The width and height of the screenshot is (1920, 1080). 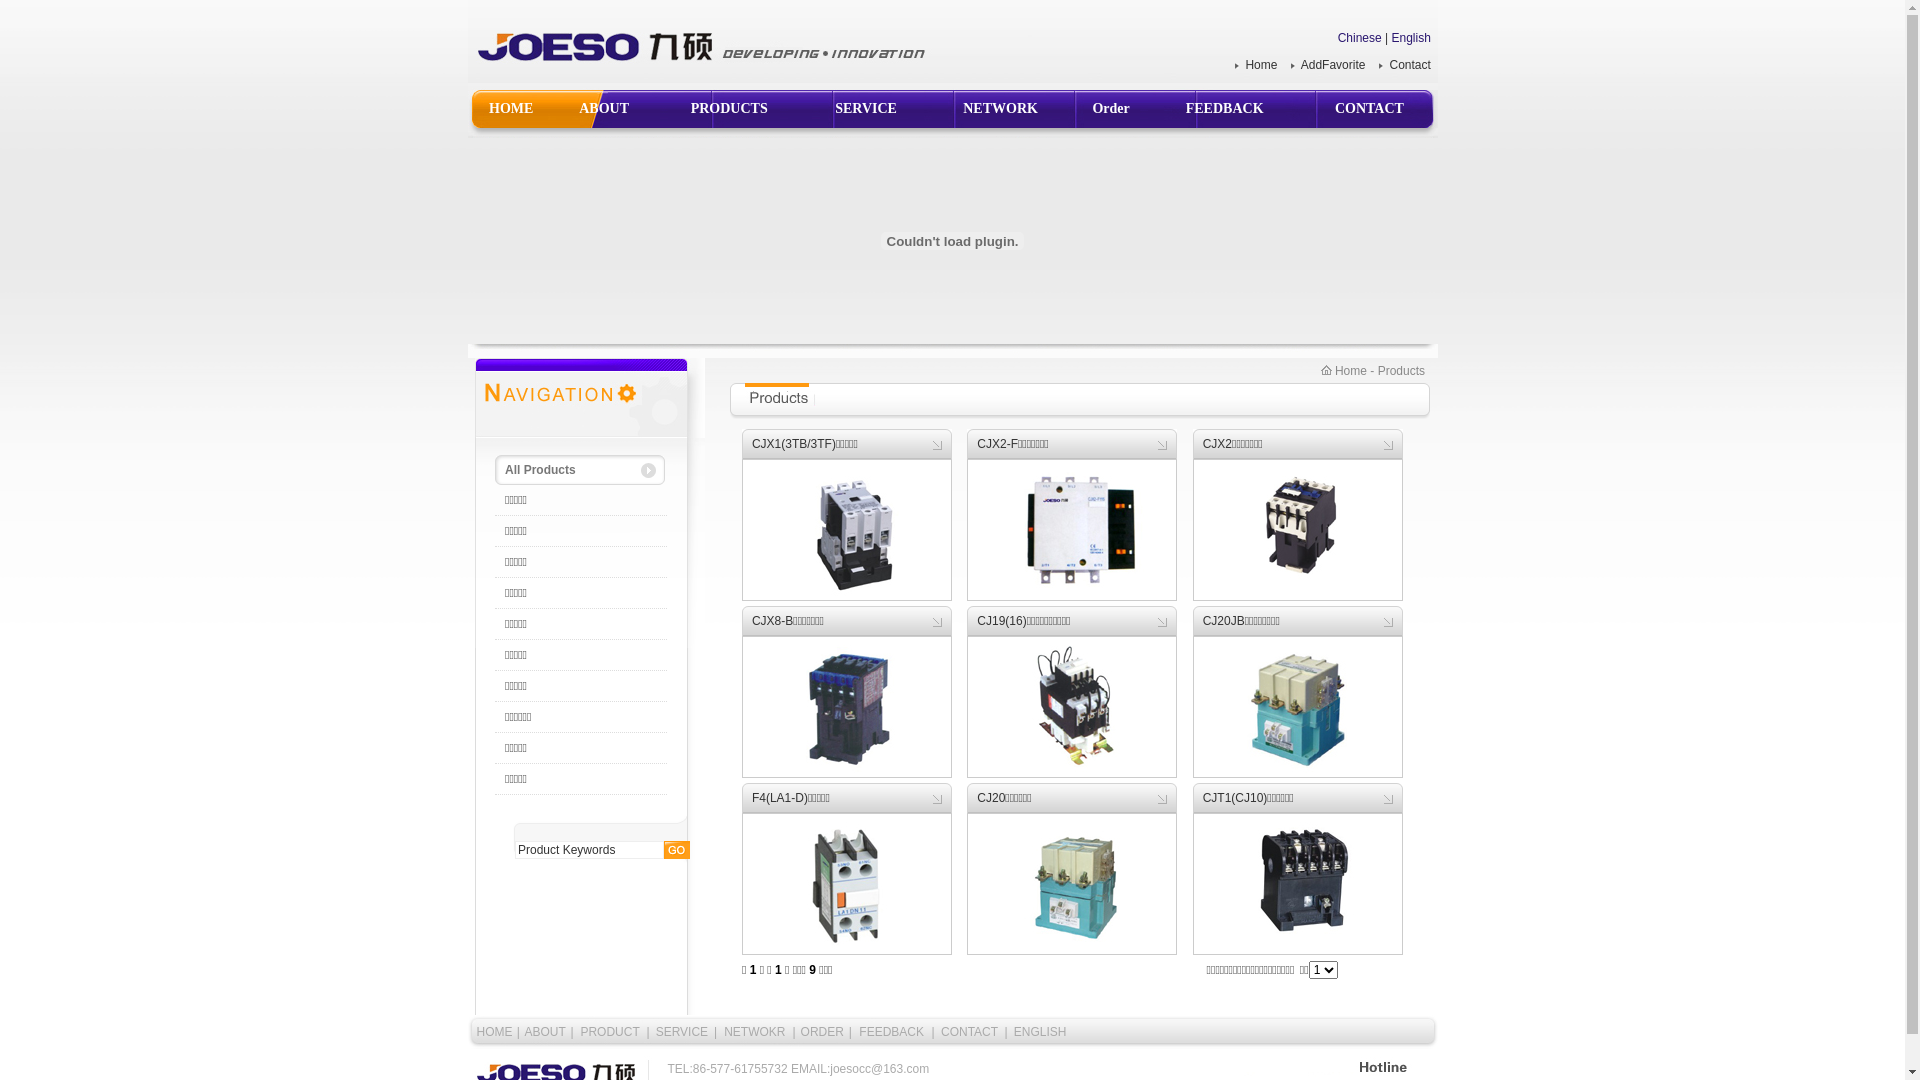 I want to click on 'CONTACT', so click(x=1334, y=102).